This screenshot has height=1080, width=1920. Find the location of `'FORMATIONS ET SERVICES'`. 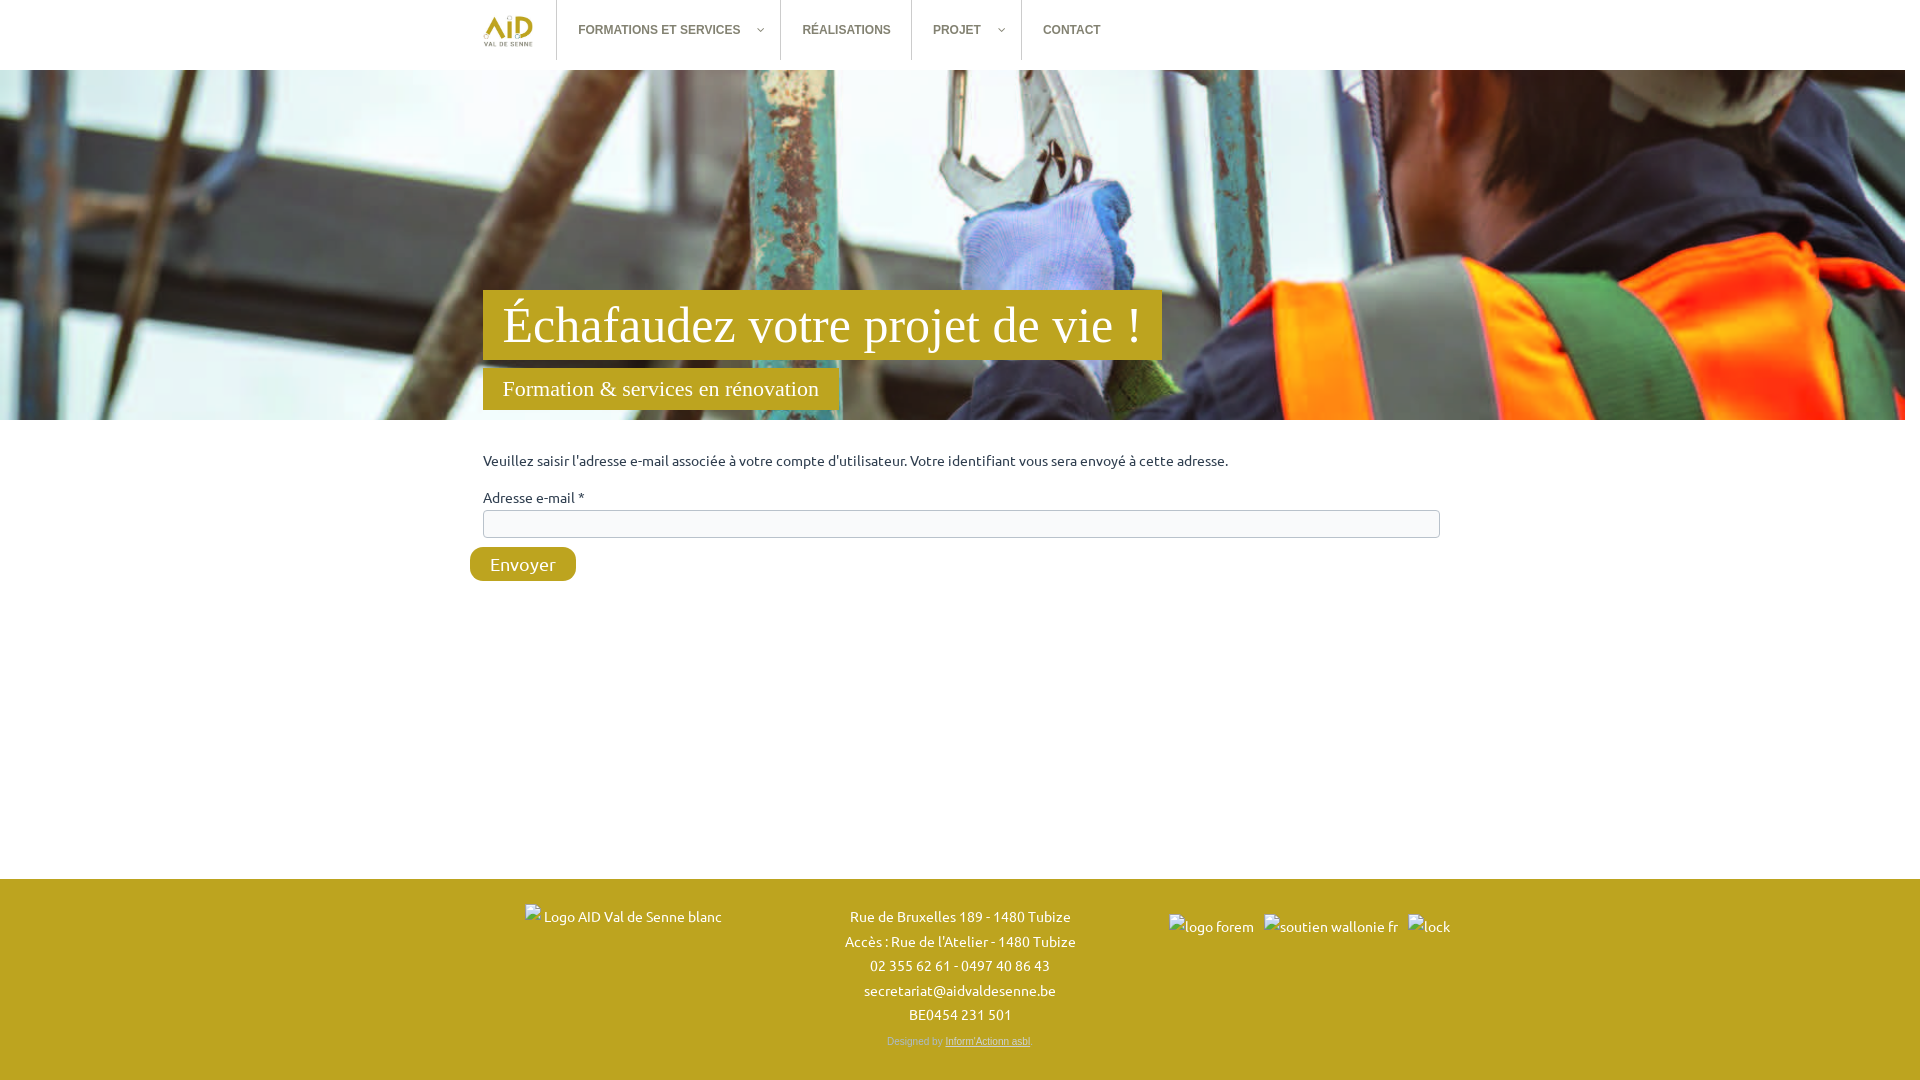

'FORMATIONS ET SERVICES' is located at coordinates (668, 30).